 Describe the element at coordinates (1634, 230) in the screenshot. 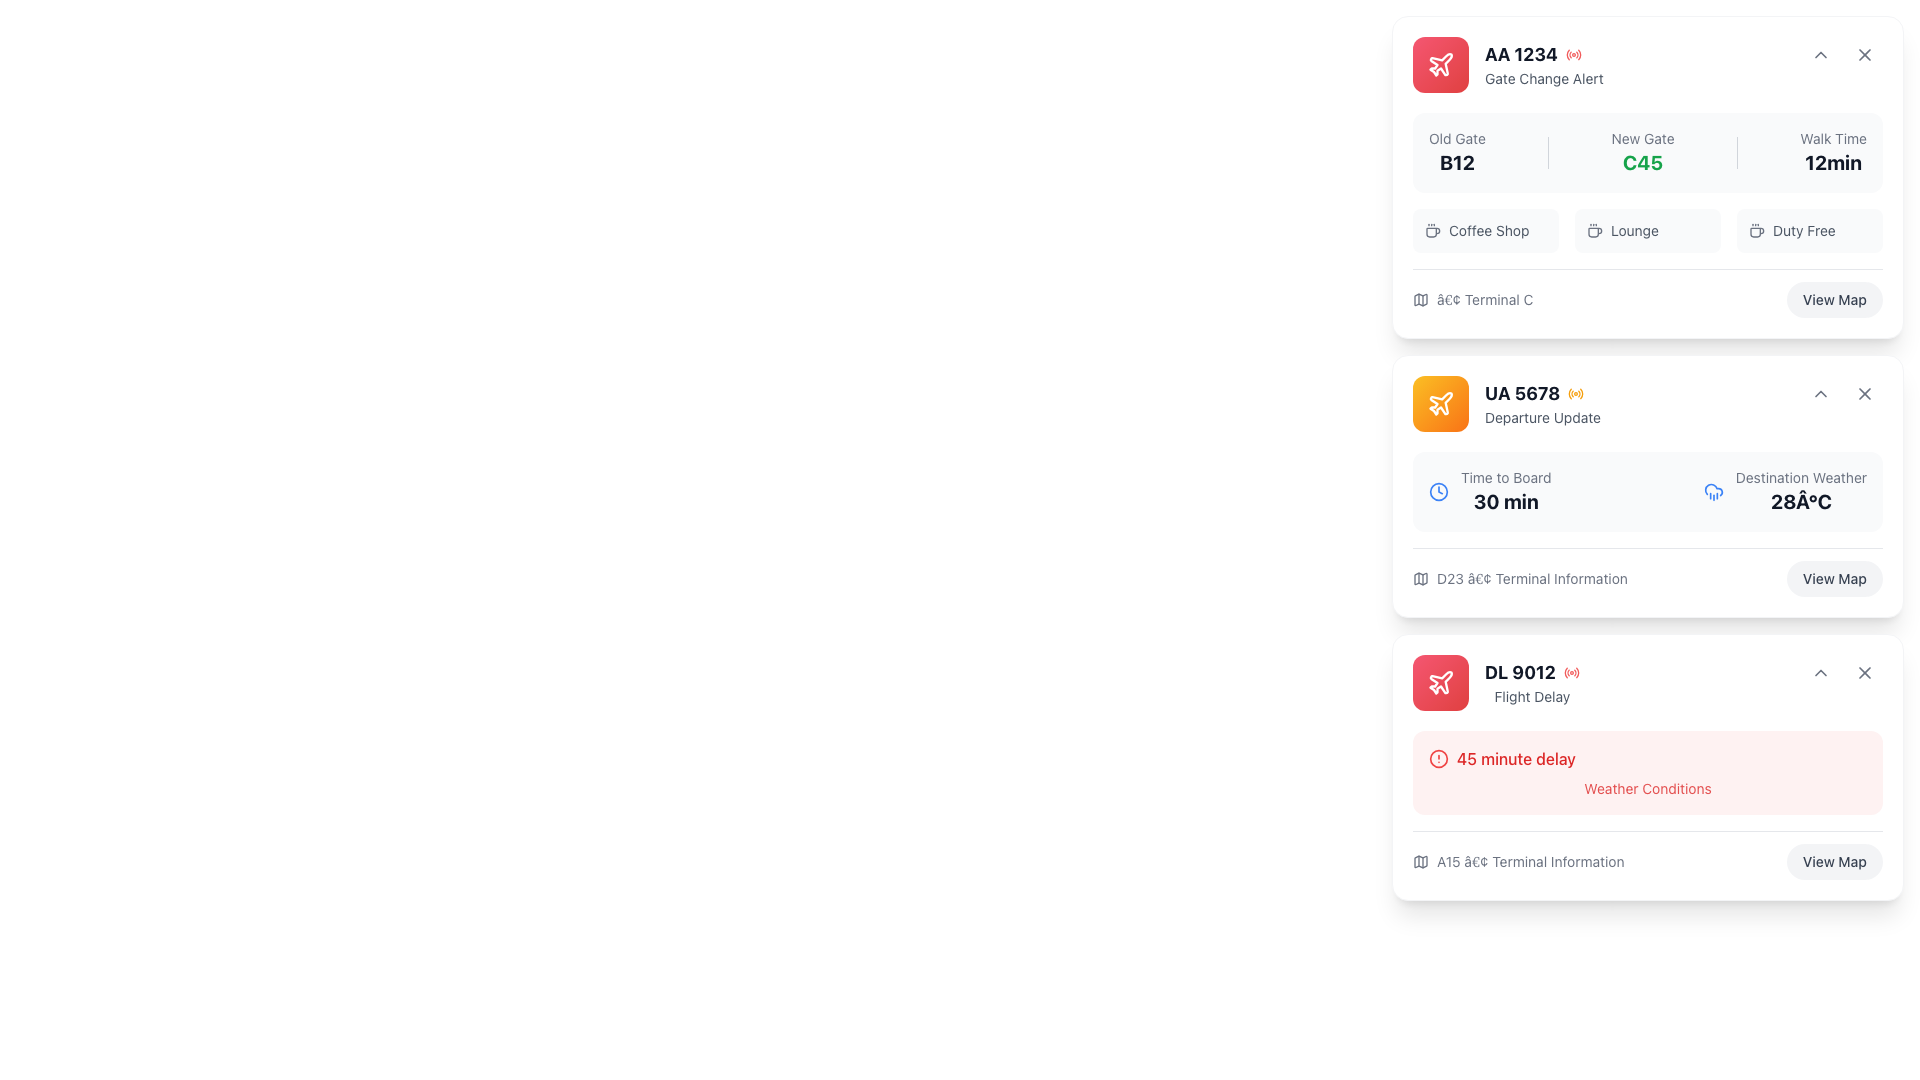

I see `the text element displaying the word 'Lounge', which is styled in gray and is centrally located in the top-most card of the right column, between a coffee cup icon and 'Duty Free'` at that location.